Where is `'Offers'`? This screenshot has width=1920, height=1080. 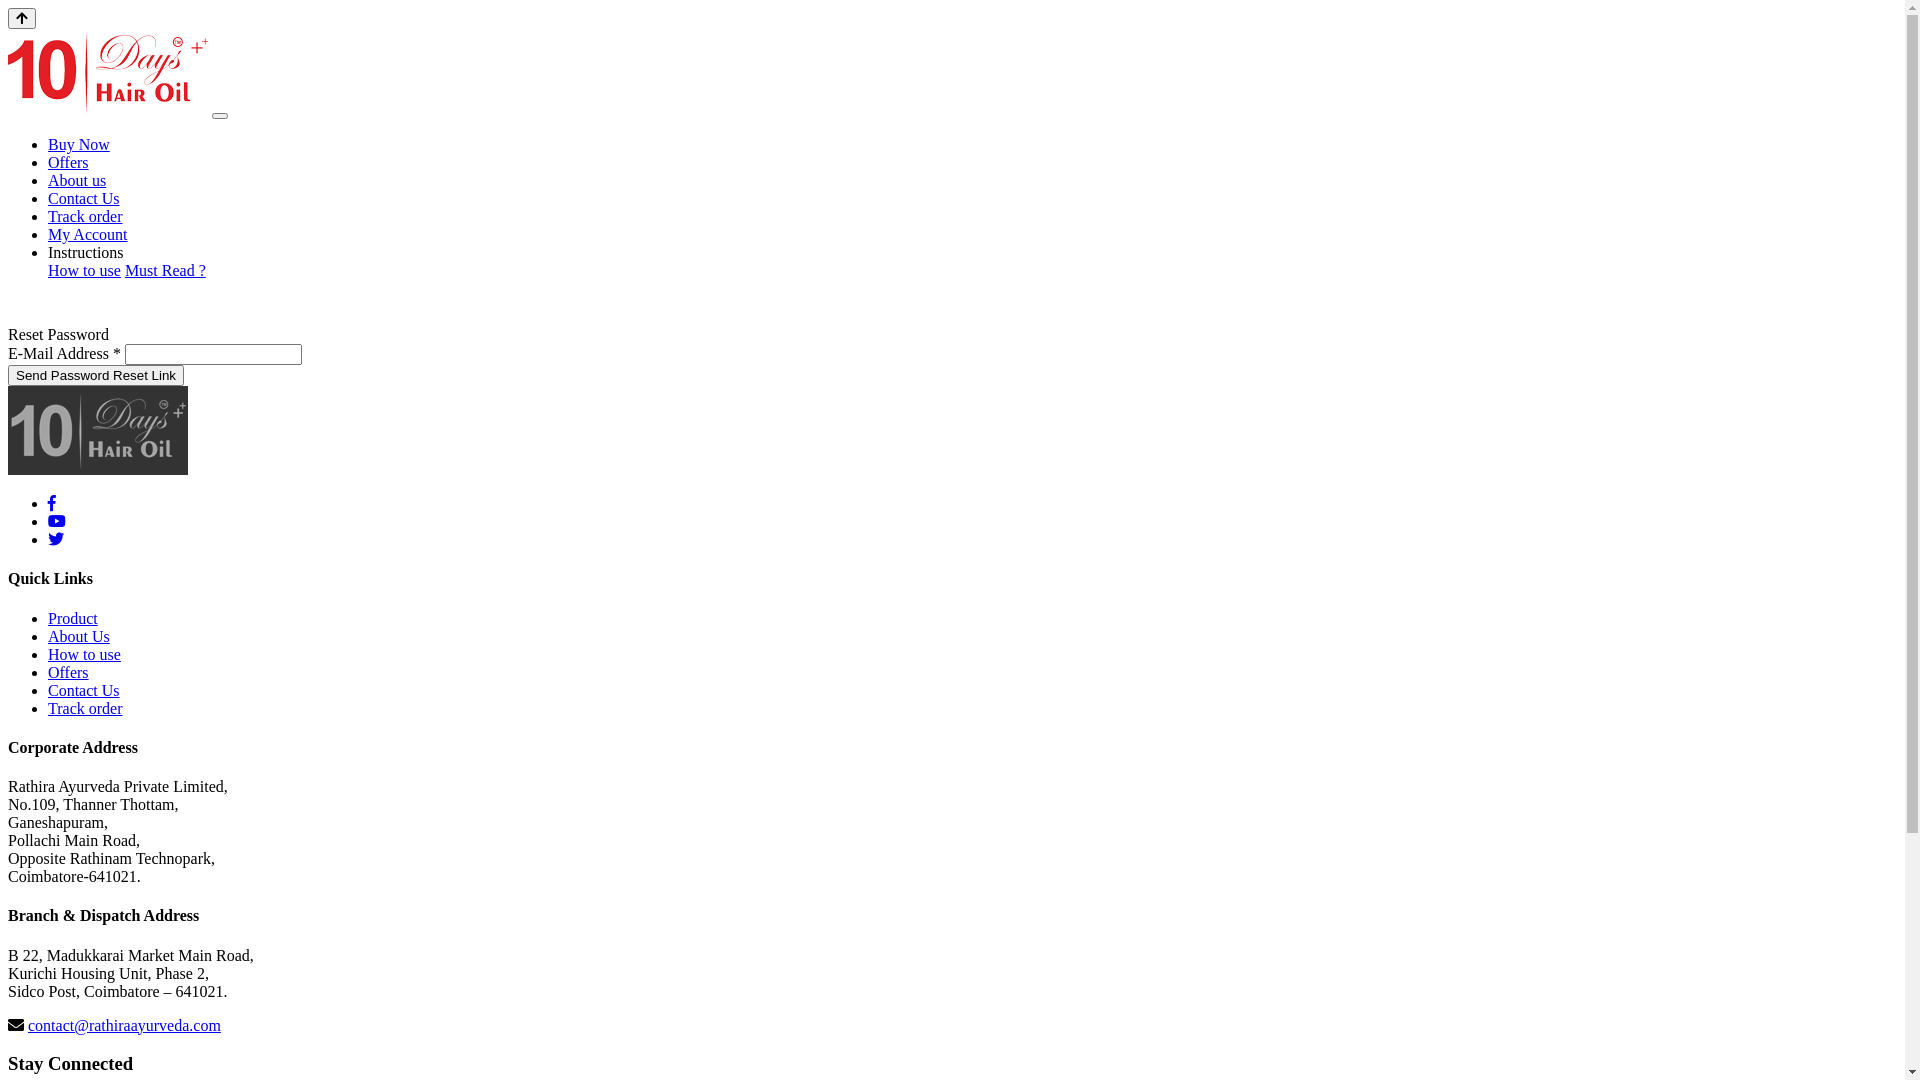
'Offers' is located at coordinates (68, 161).